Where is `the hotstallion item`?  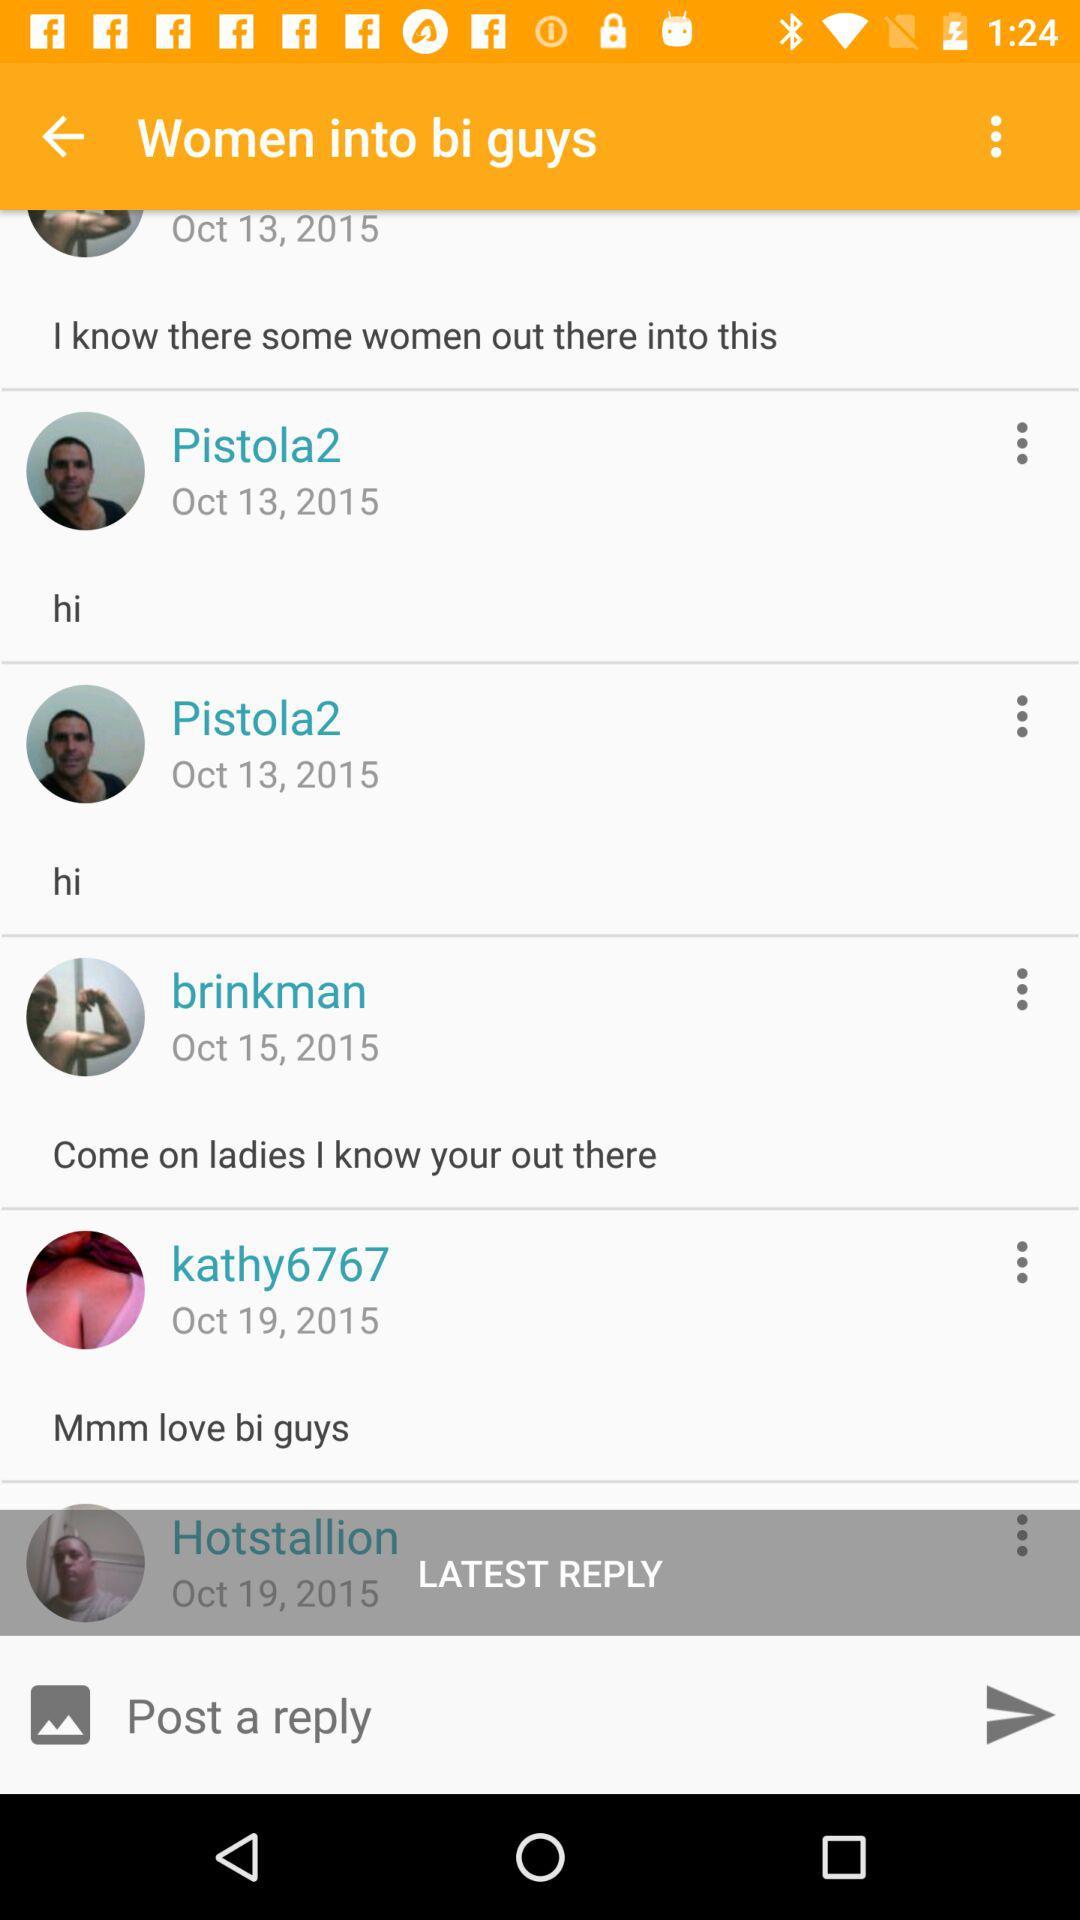 the hotstallion item is located at coordinates (285, 1534).